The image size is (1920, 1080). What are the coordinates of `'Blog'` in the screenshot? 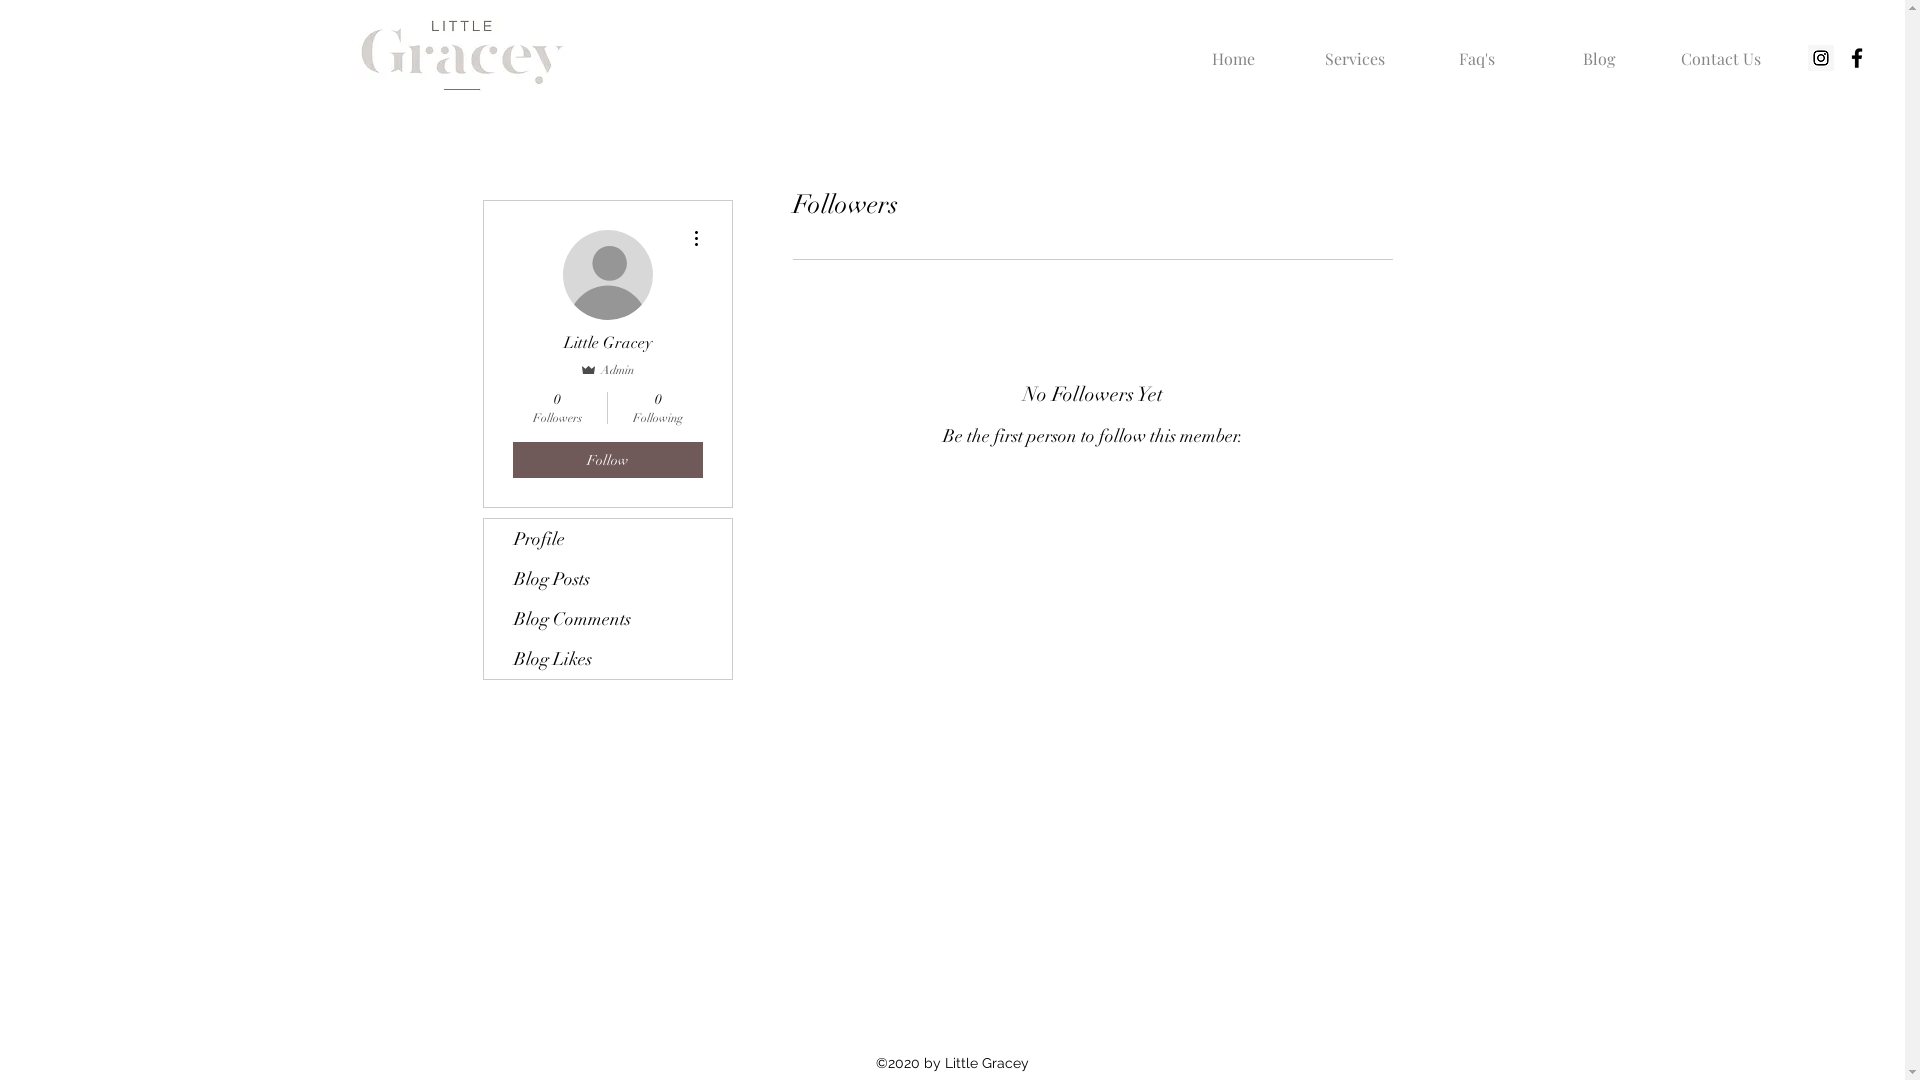 It's located at (1597, 49).